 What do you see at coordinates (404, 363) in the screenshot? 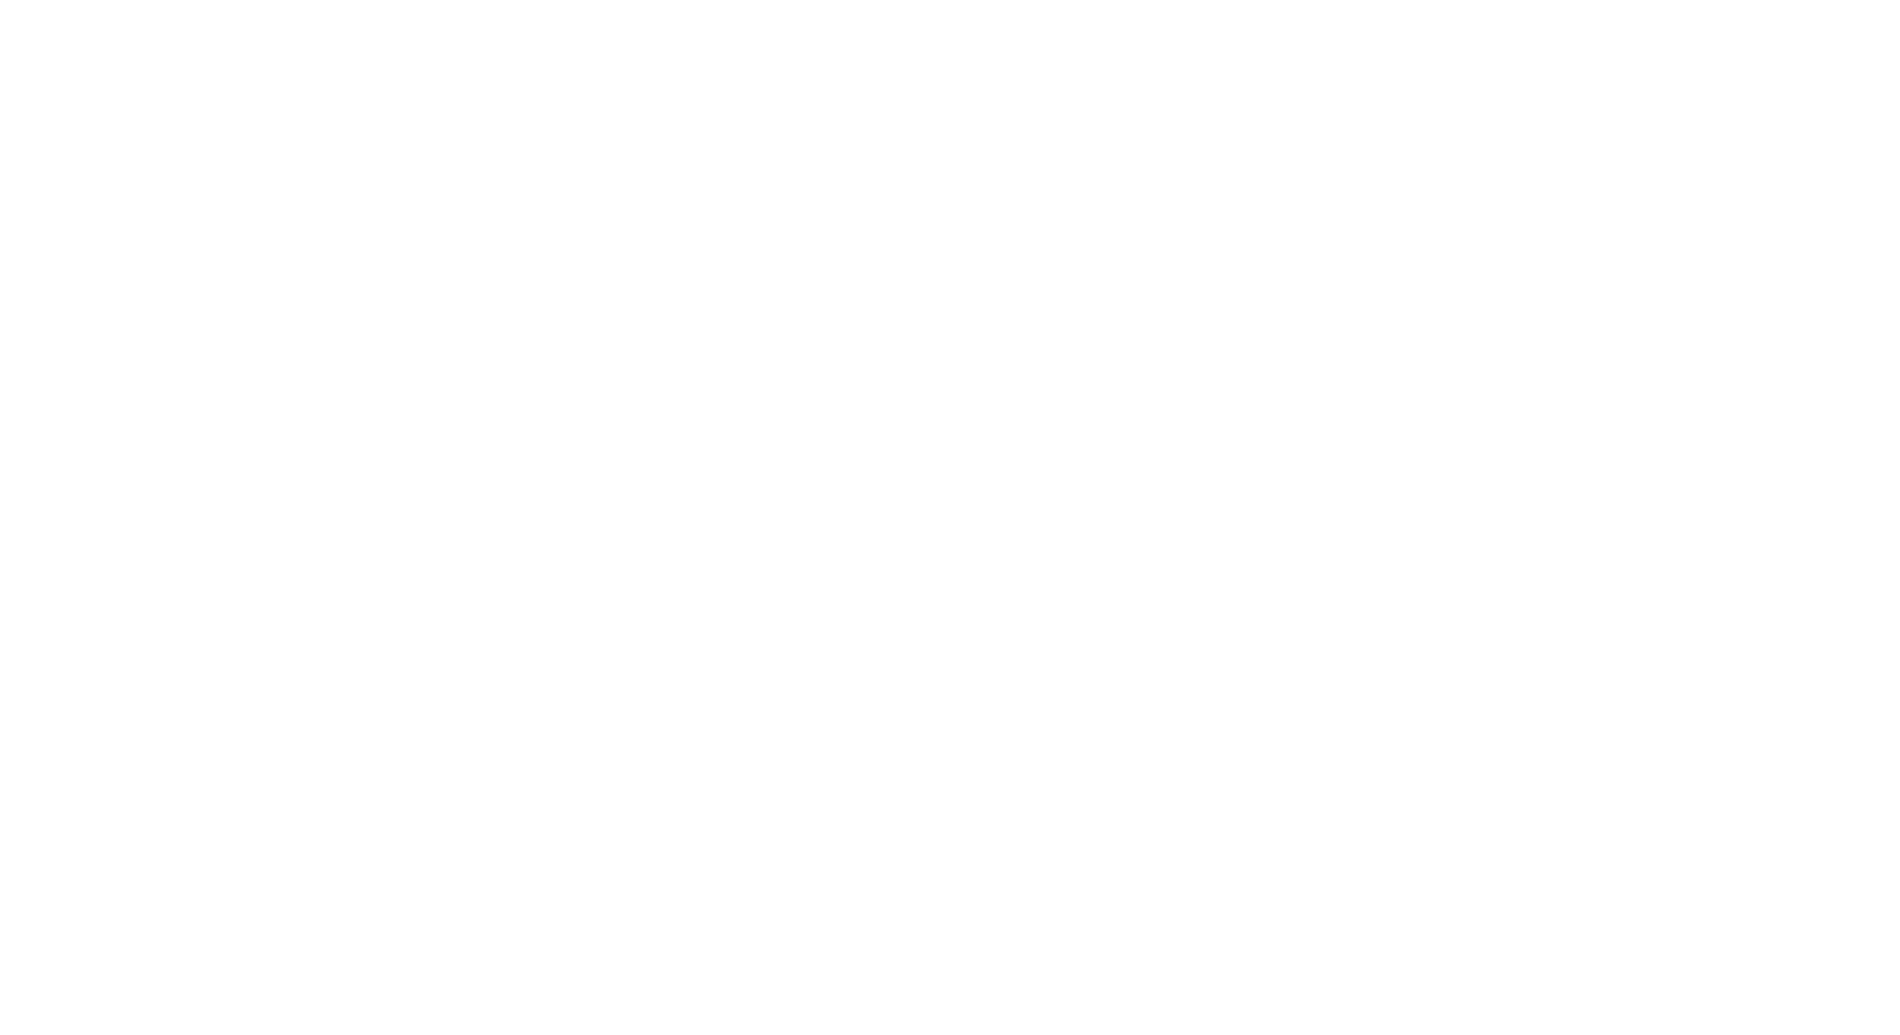
I see `'Author'` at bounding box center [404, 363].